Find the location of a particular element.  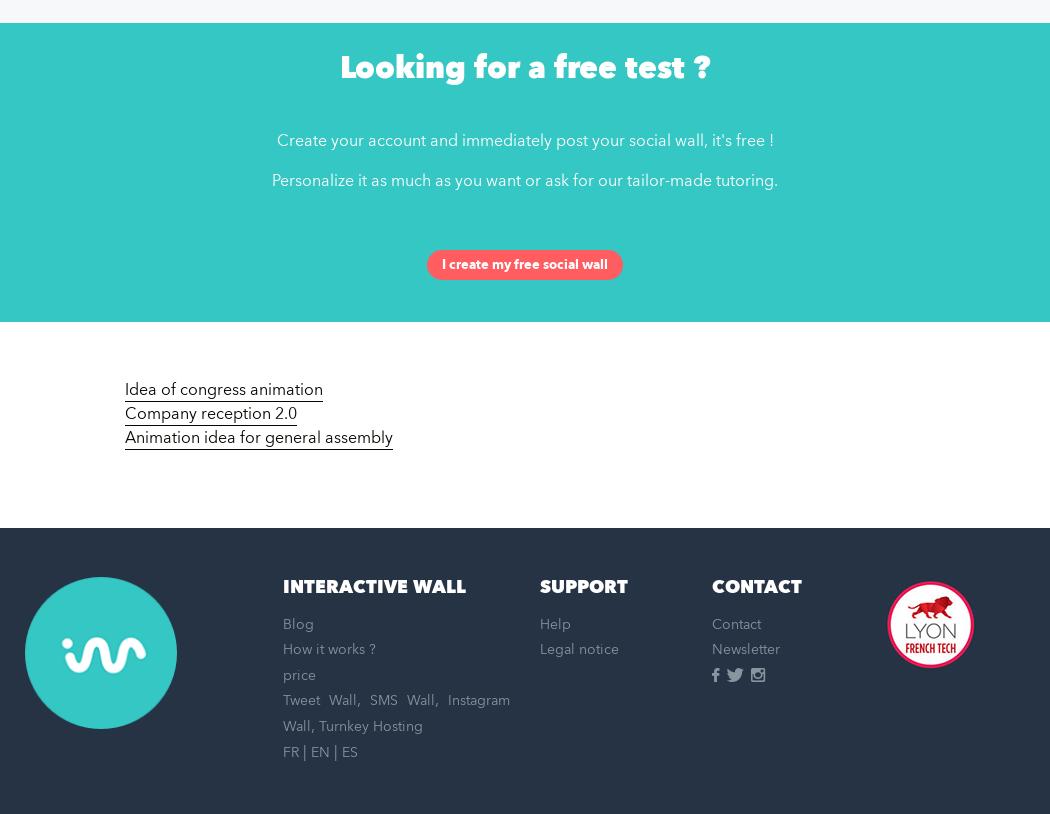

'Newsletter' is located at coordinates (743, 649).